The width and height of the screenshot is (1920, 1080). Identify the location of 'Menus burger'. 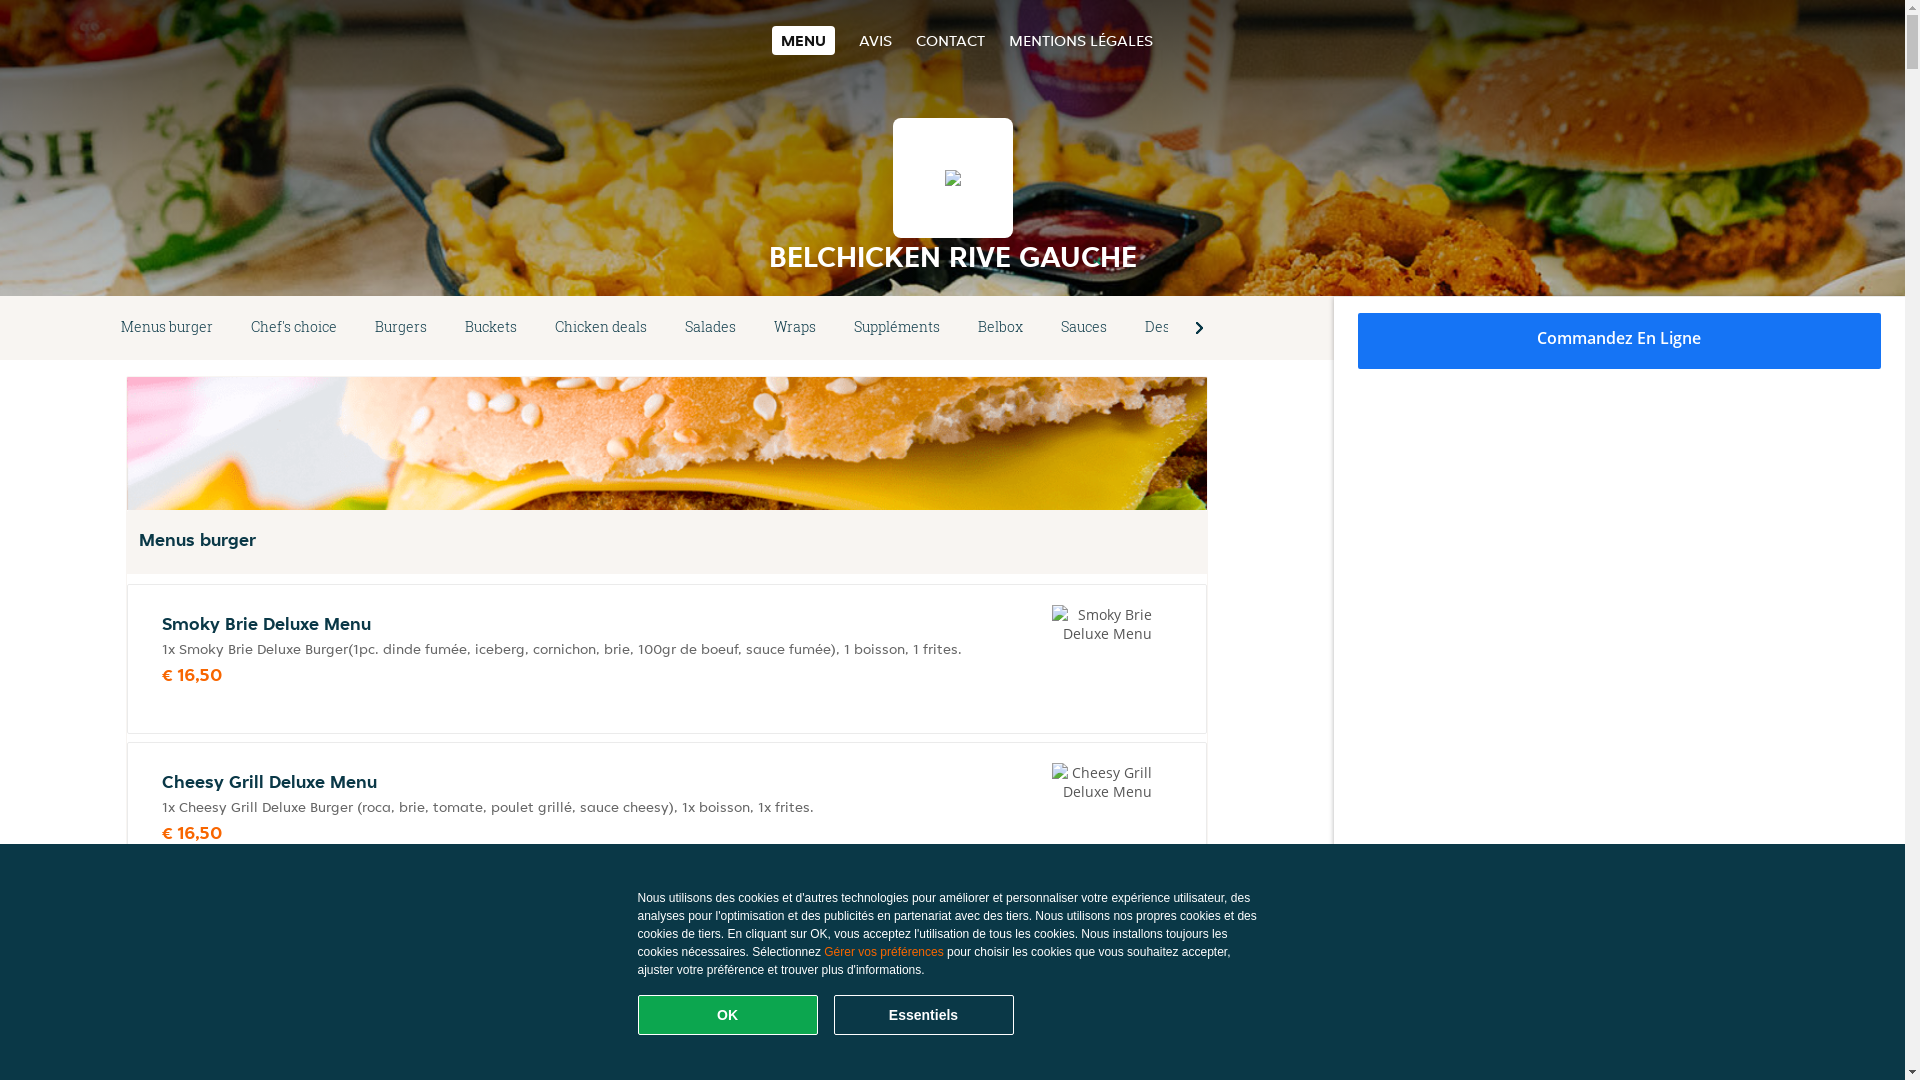
(167, 326).